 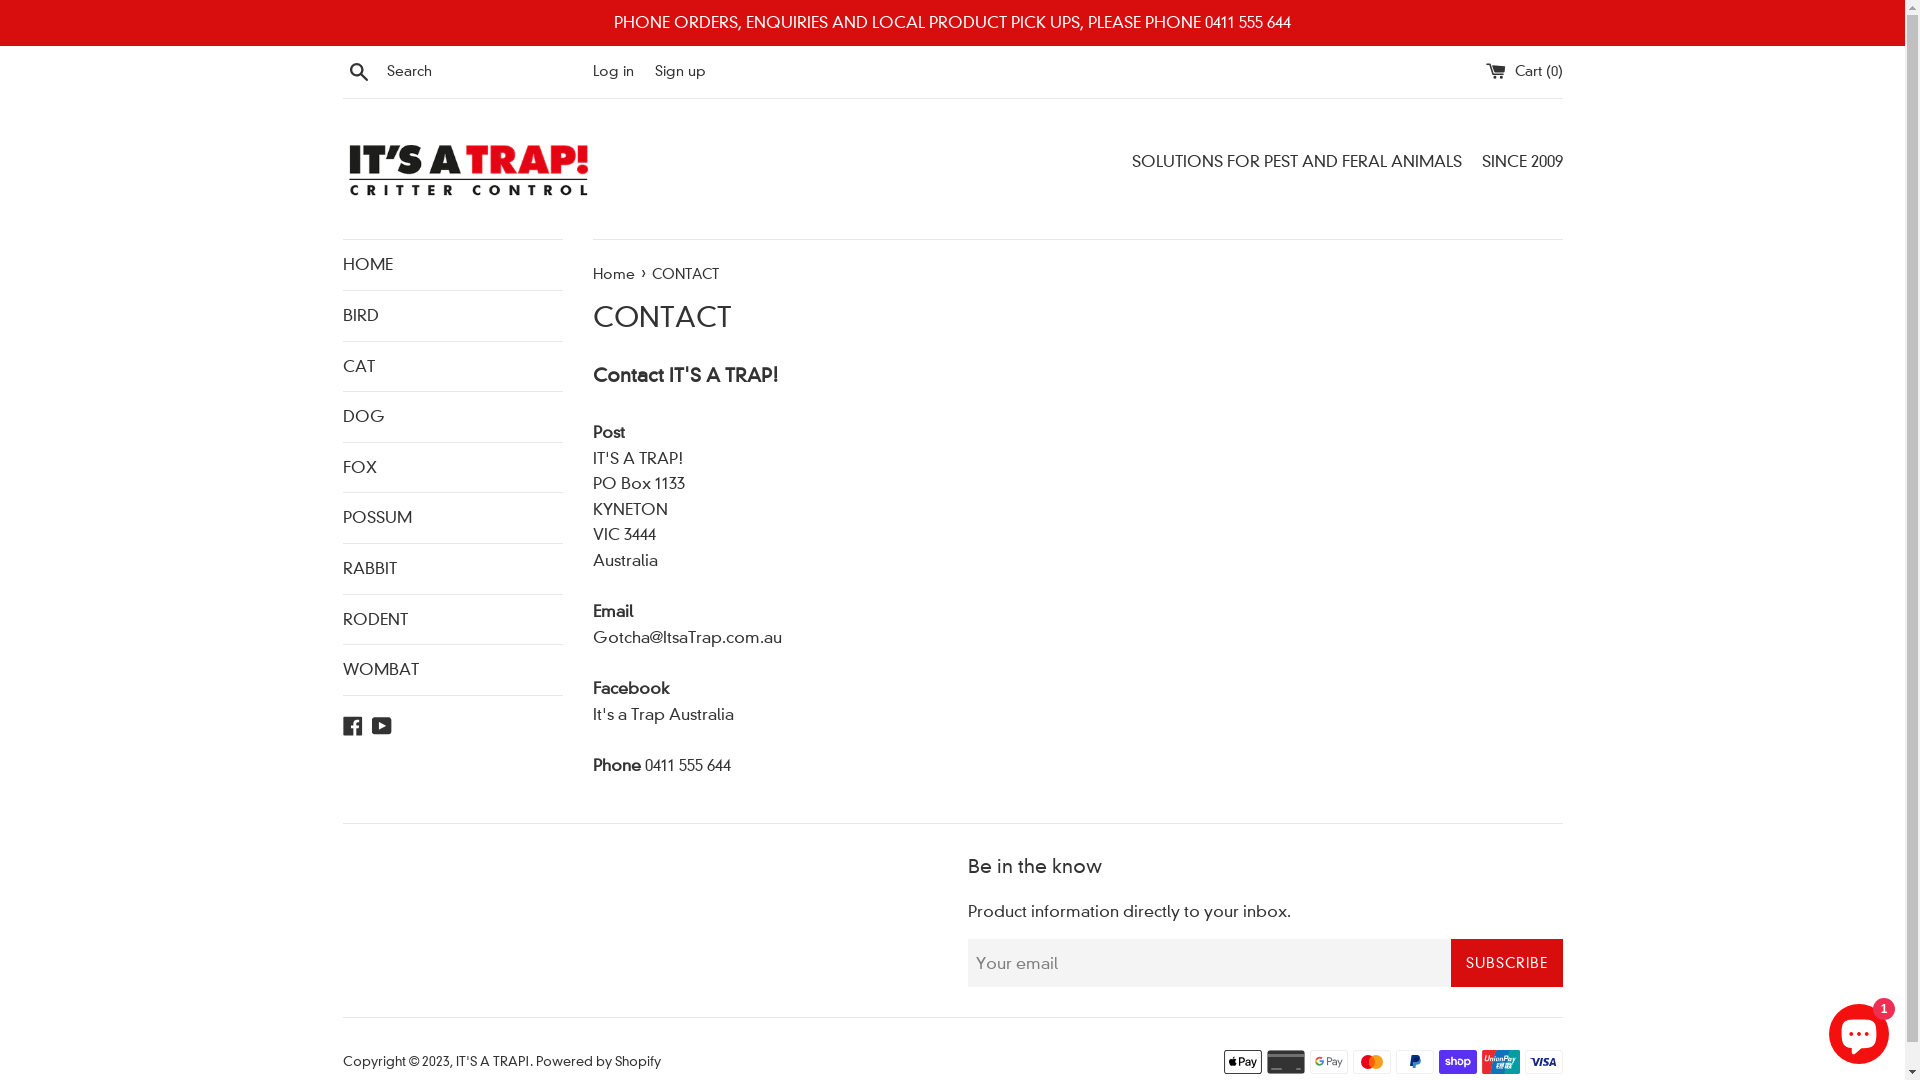 What do you see at coordinates (341, 467) in the screenshot?
I see `'FOX'` at bounding box center [341, 467].